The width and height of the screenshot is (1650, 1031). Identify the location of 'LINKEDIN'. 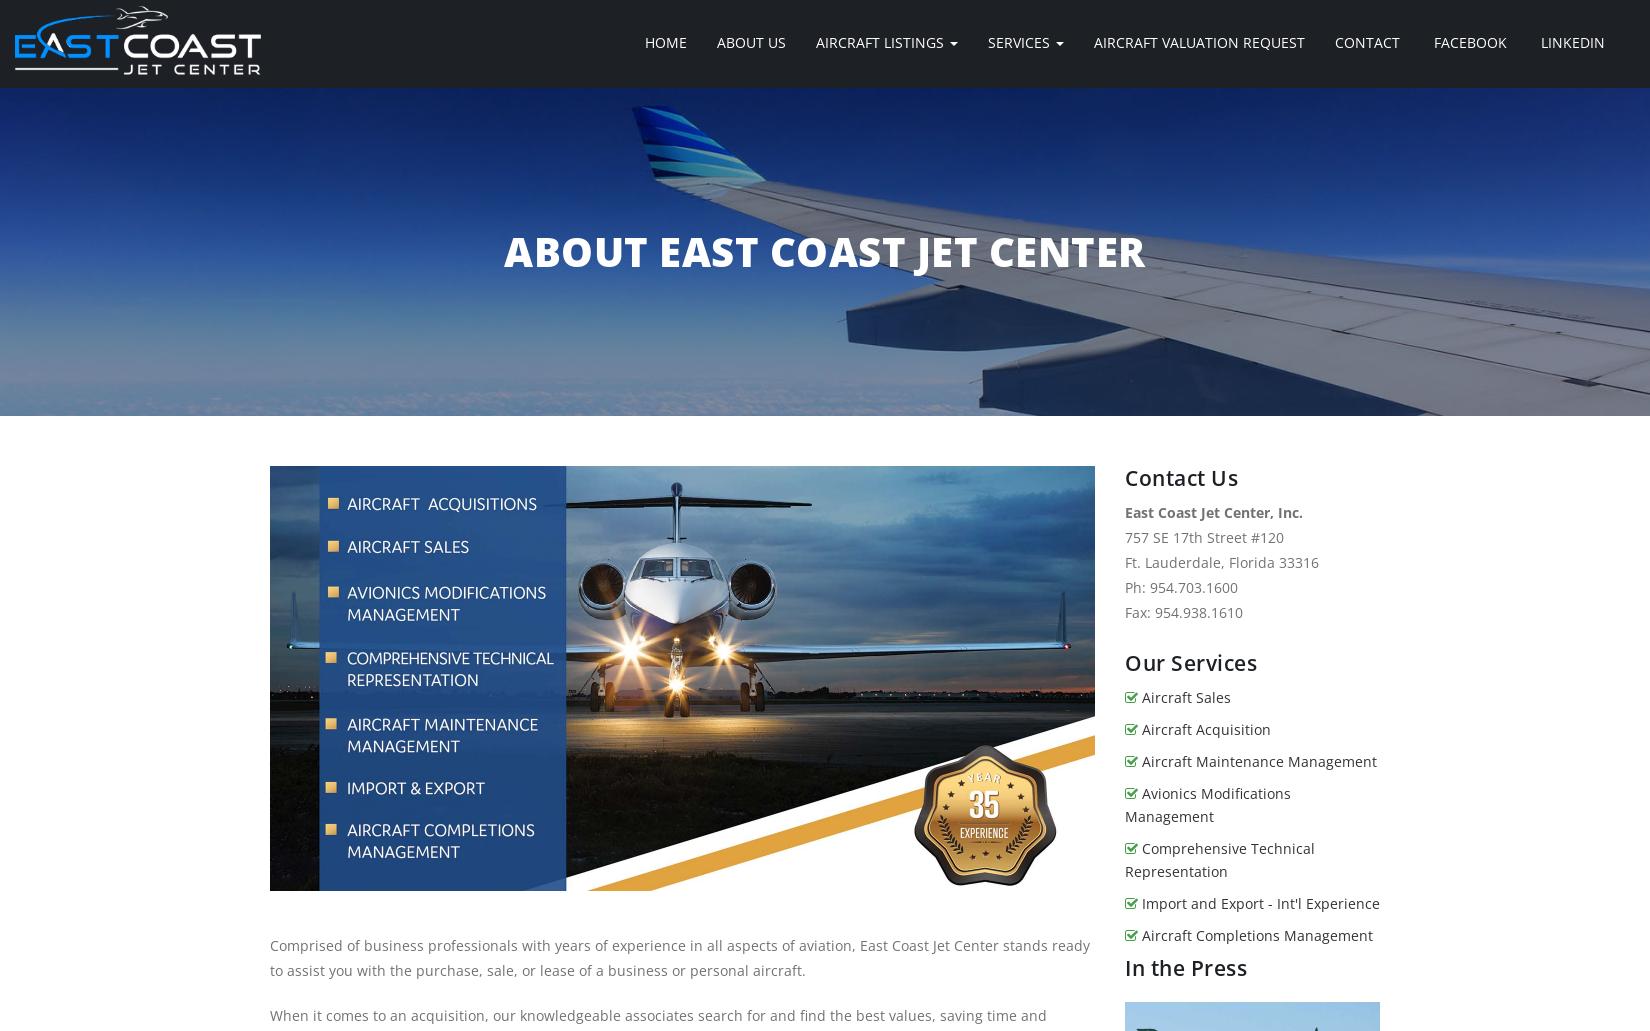
(1535, 42).